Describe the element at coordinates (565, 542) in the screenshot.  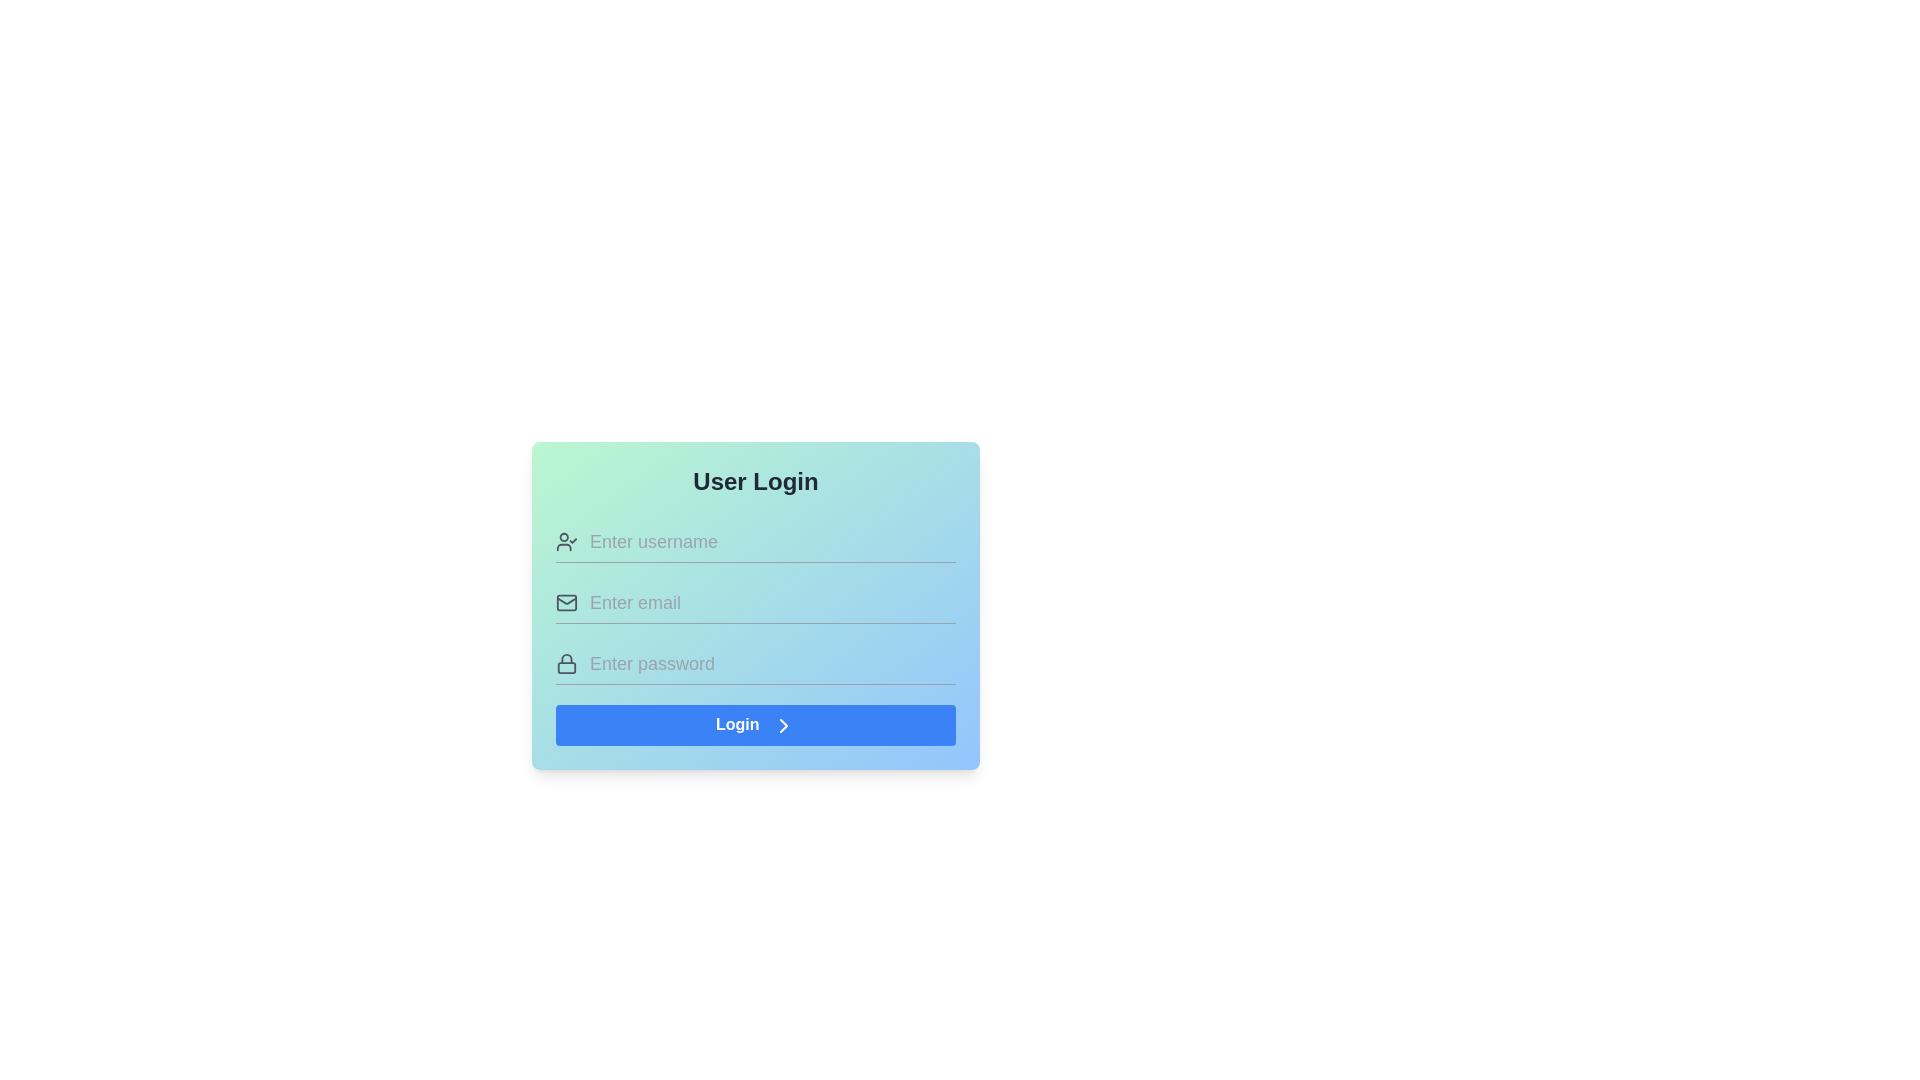
I see `the user check icon, which is styled with thin lines and a checkmark overlaying a user silhouette, located in the first row of the form under the 'User Login' header, preceding the 'Enter username' placeholder text` at that location.